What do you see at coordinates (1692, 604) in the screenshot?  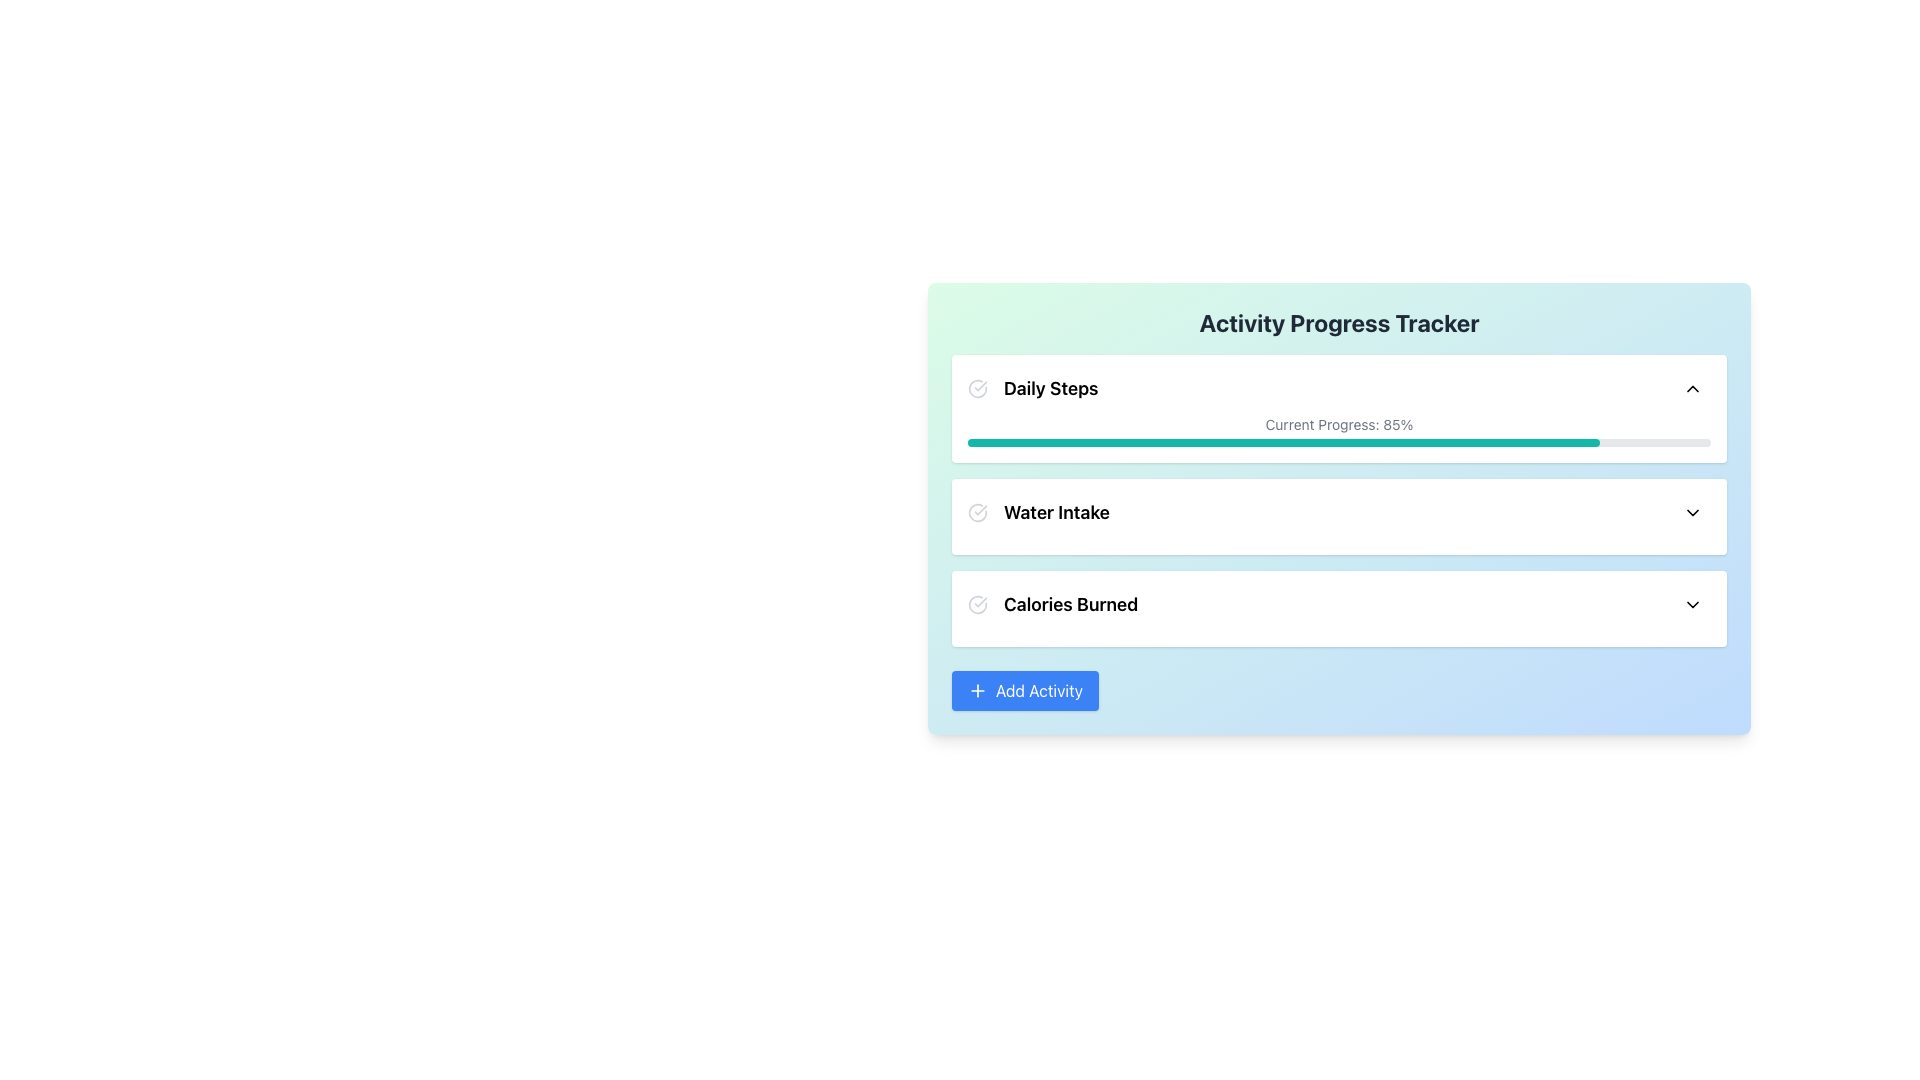 I see `the downward-facing chevron icon` at bounding box center [1692, 604].